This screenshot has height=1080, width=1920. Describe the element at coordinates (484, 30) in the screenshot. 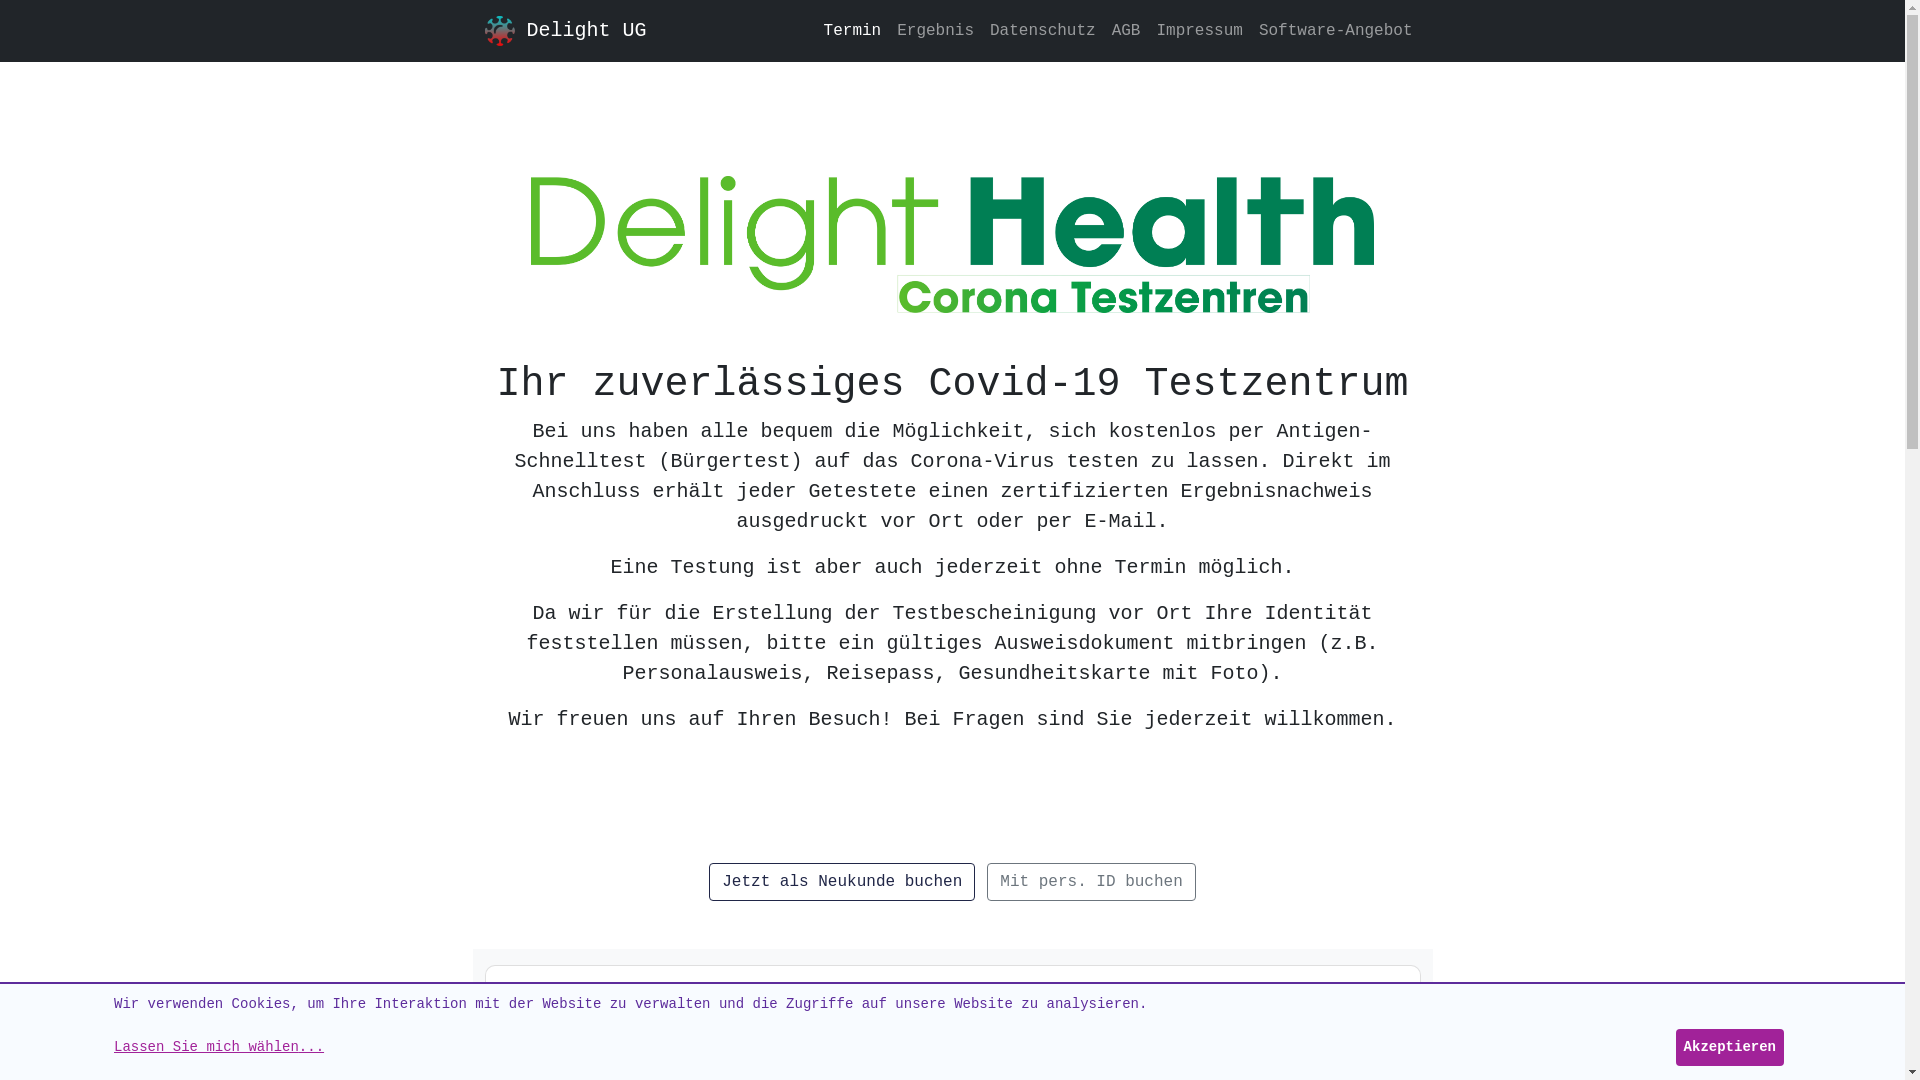

I see `'Delight UG'` at that location.